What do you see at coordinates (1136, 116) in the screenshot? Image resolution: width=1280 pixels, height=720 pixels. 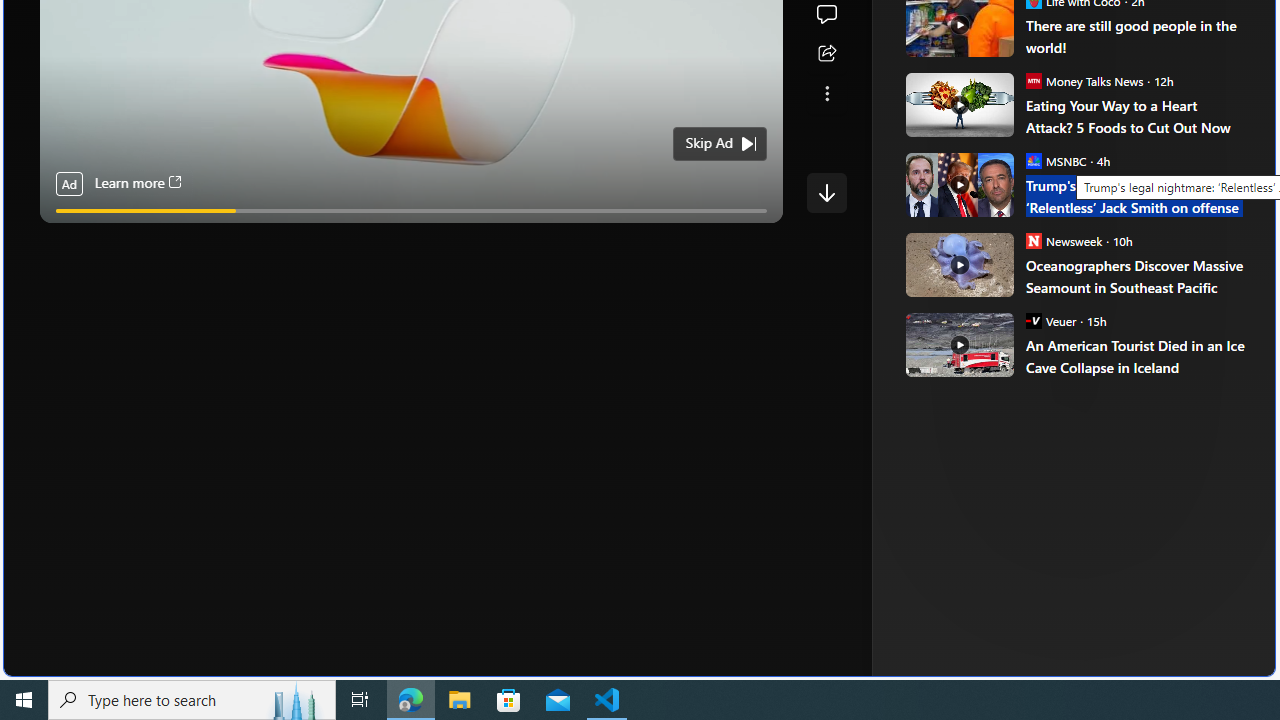 I see `'Eating Your Way to a Heart Attack? 5 Foods to Cut Out Now'` at bounding box center [1136, 116].